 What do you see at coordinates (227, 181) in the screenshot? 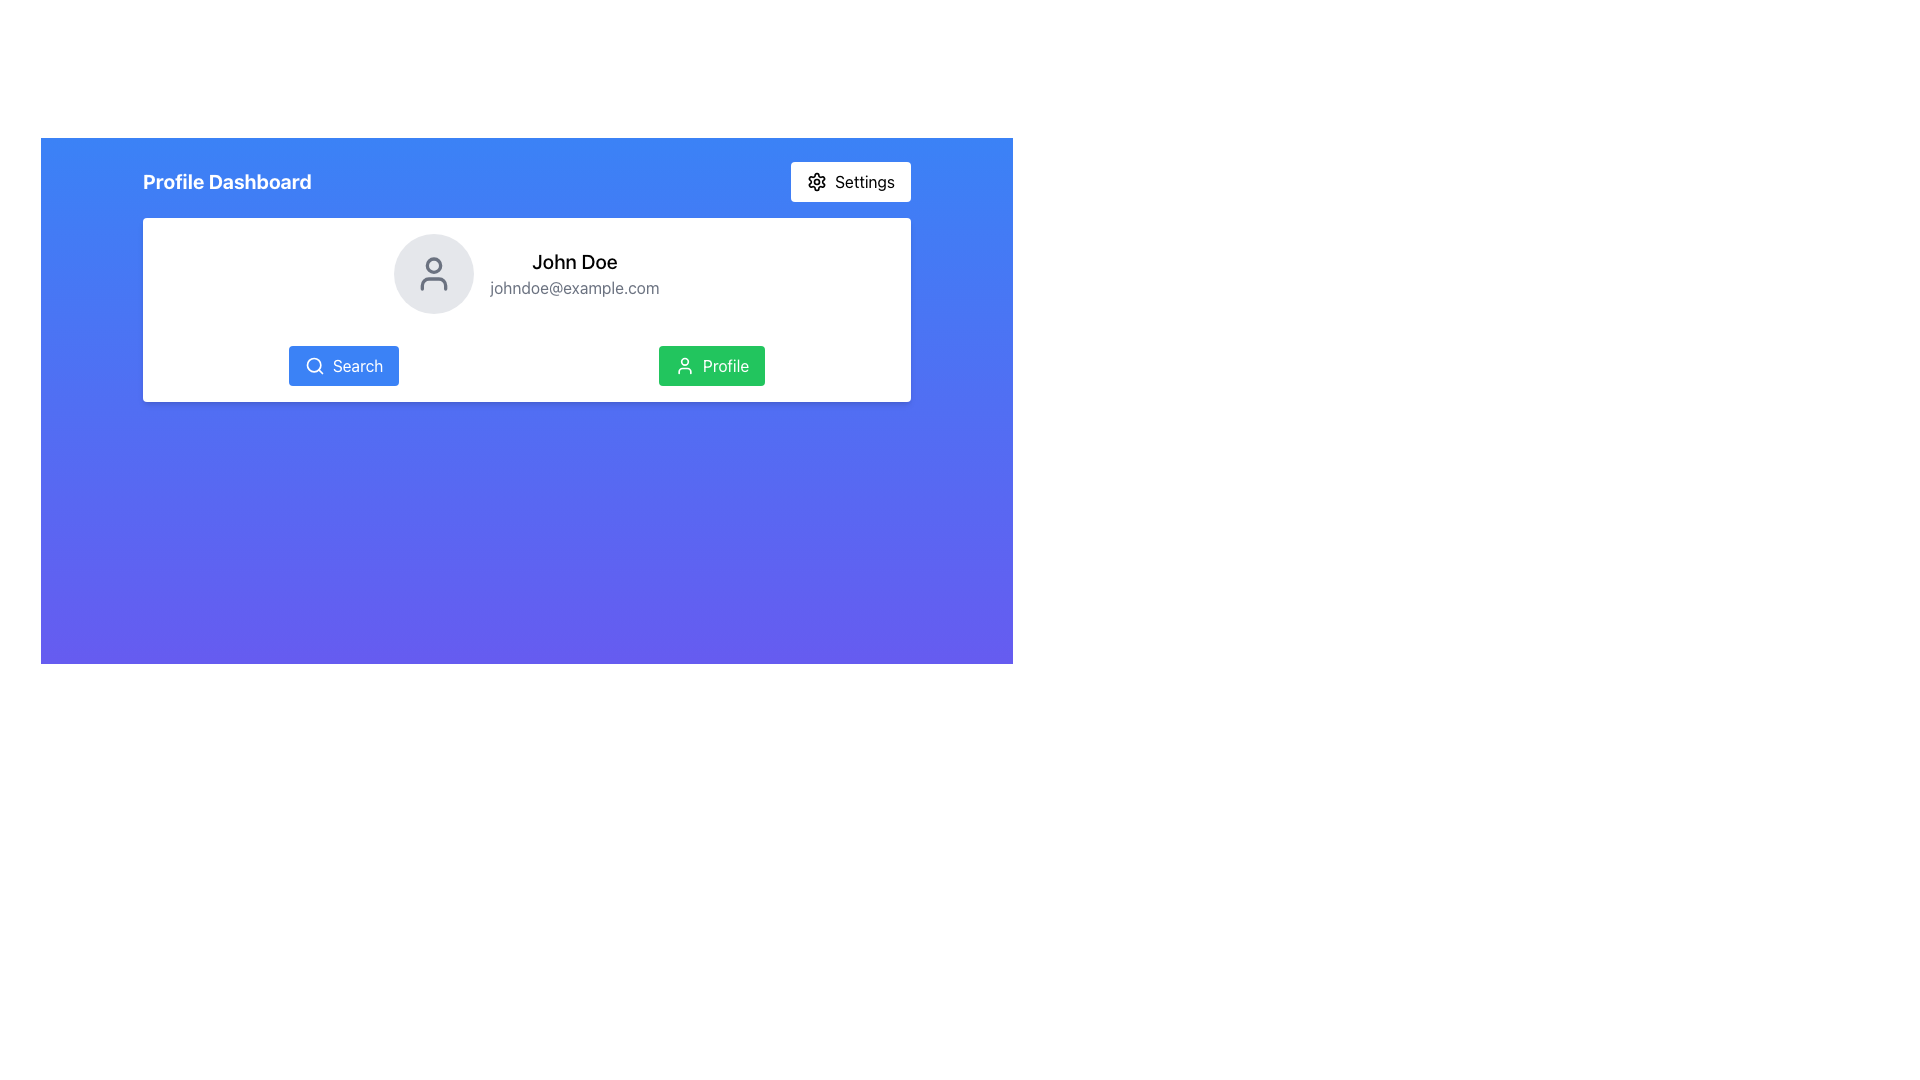
I see `the 'Profile Dashboard' text label element, which is displayed in bold, large white font on a blue background, located in the upper-left portion of the interface` at bounding box center [227, 181].